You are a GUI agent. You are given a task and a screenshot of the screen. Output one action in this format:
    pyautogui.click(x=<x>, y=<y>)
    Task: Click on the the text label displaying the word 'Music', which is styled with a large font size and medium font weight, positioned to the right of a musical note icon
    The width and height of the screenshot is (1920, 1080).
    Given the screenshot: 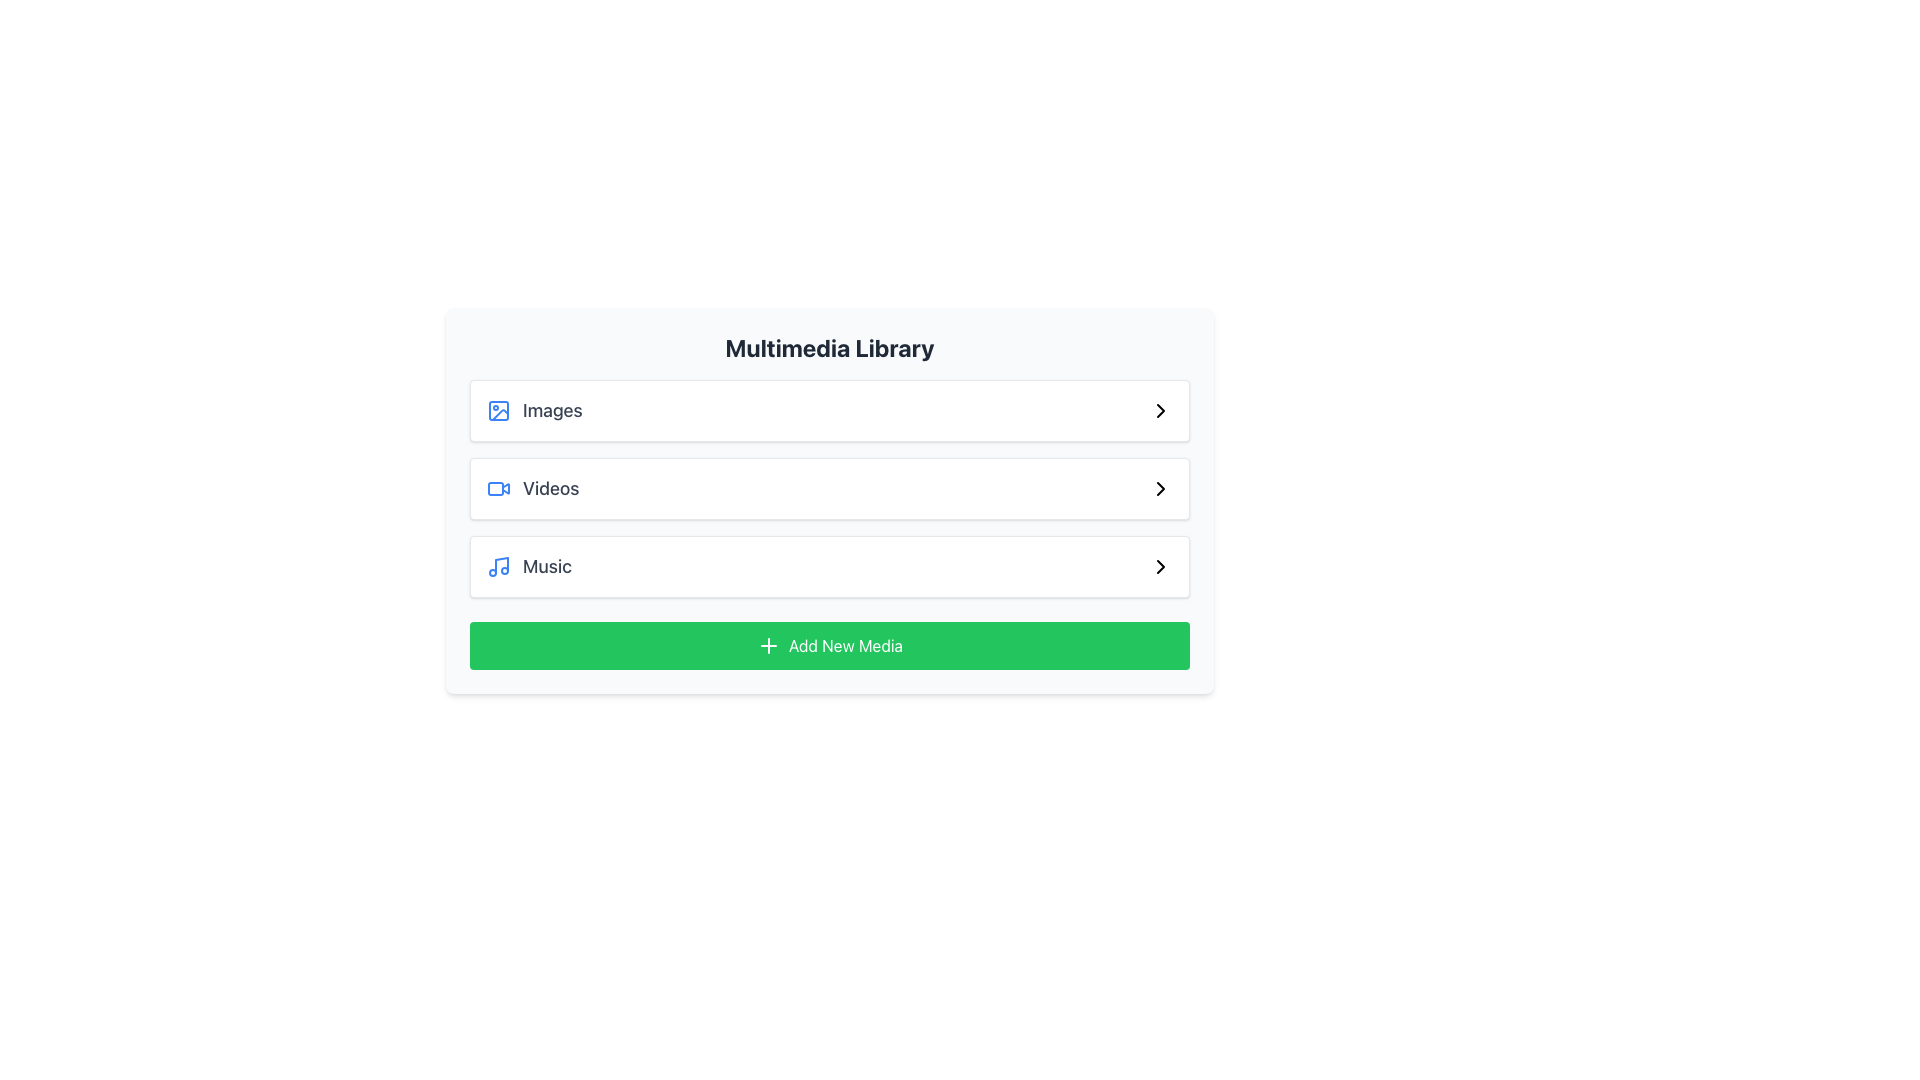 What is the action you would take?
    pyautogui.click(x=547, y=567)
    